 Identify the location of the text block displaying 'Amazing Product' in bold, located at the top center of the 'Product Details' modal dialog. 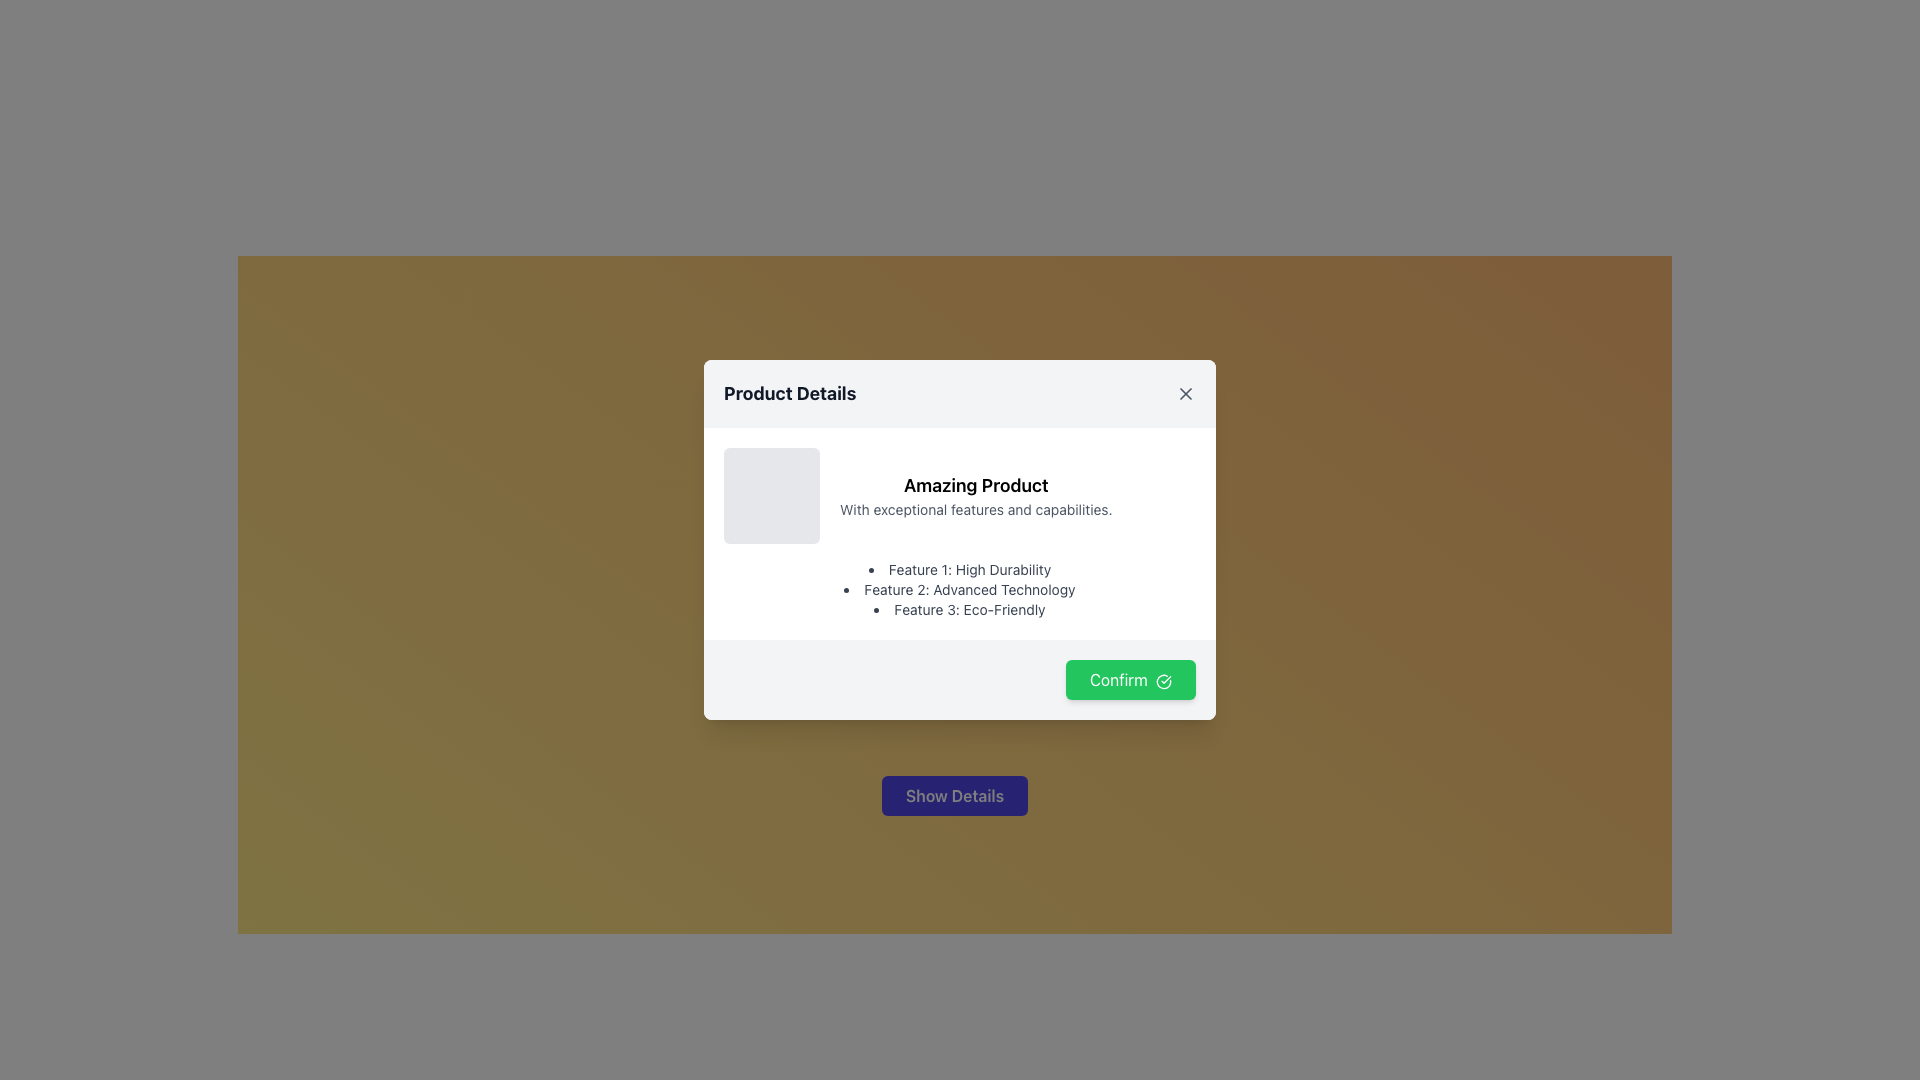
(976, 486).